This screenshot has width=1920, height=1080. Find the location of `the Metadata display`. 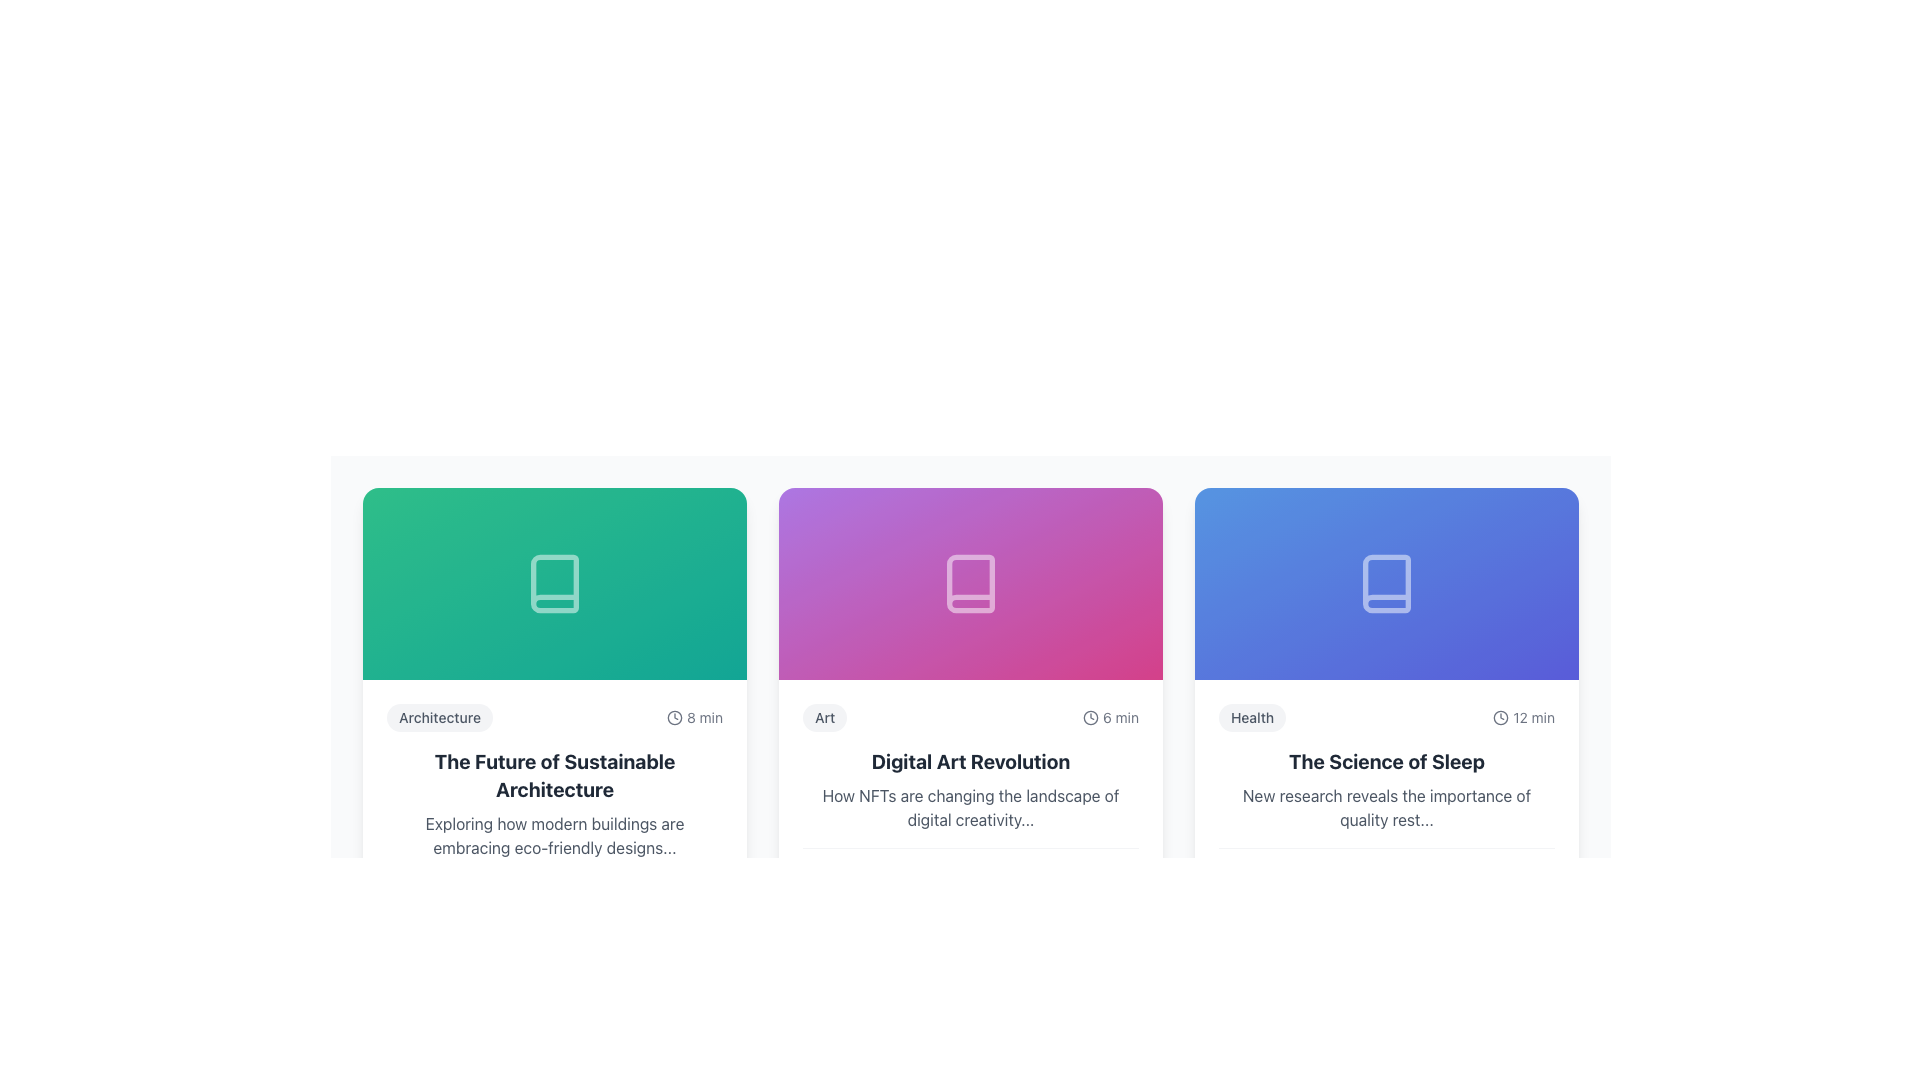

the Metadata display is located at coordinates (970, 716).